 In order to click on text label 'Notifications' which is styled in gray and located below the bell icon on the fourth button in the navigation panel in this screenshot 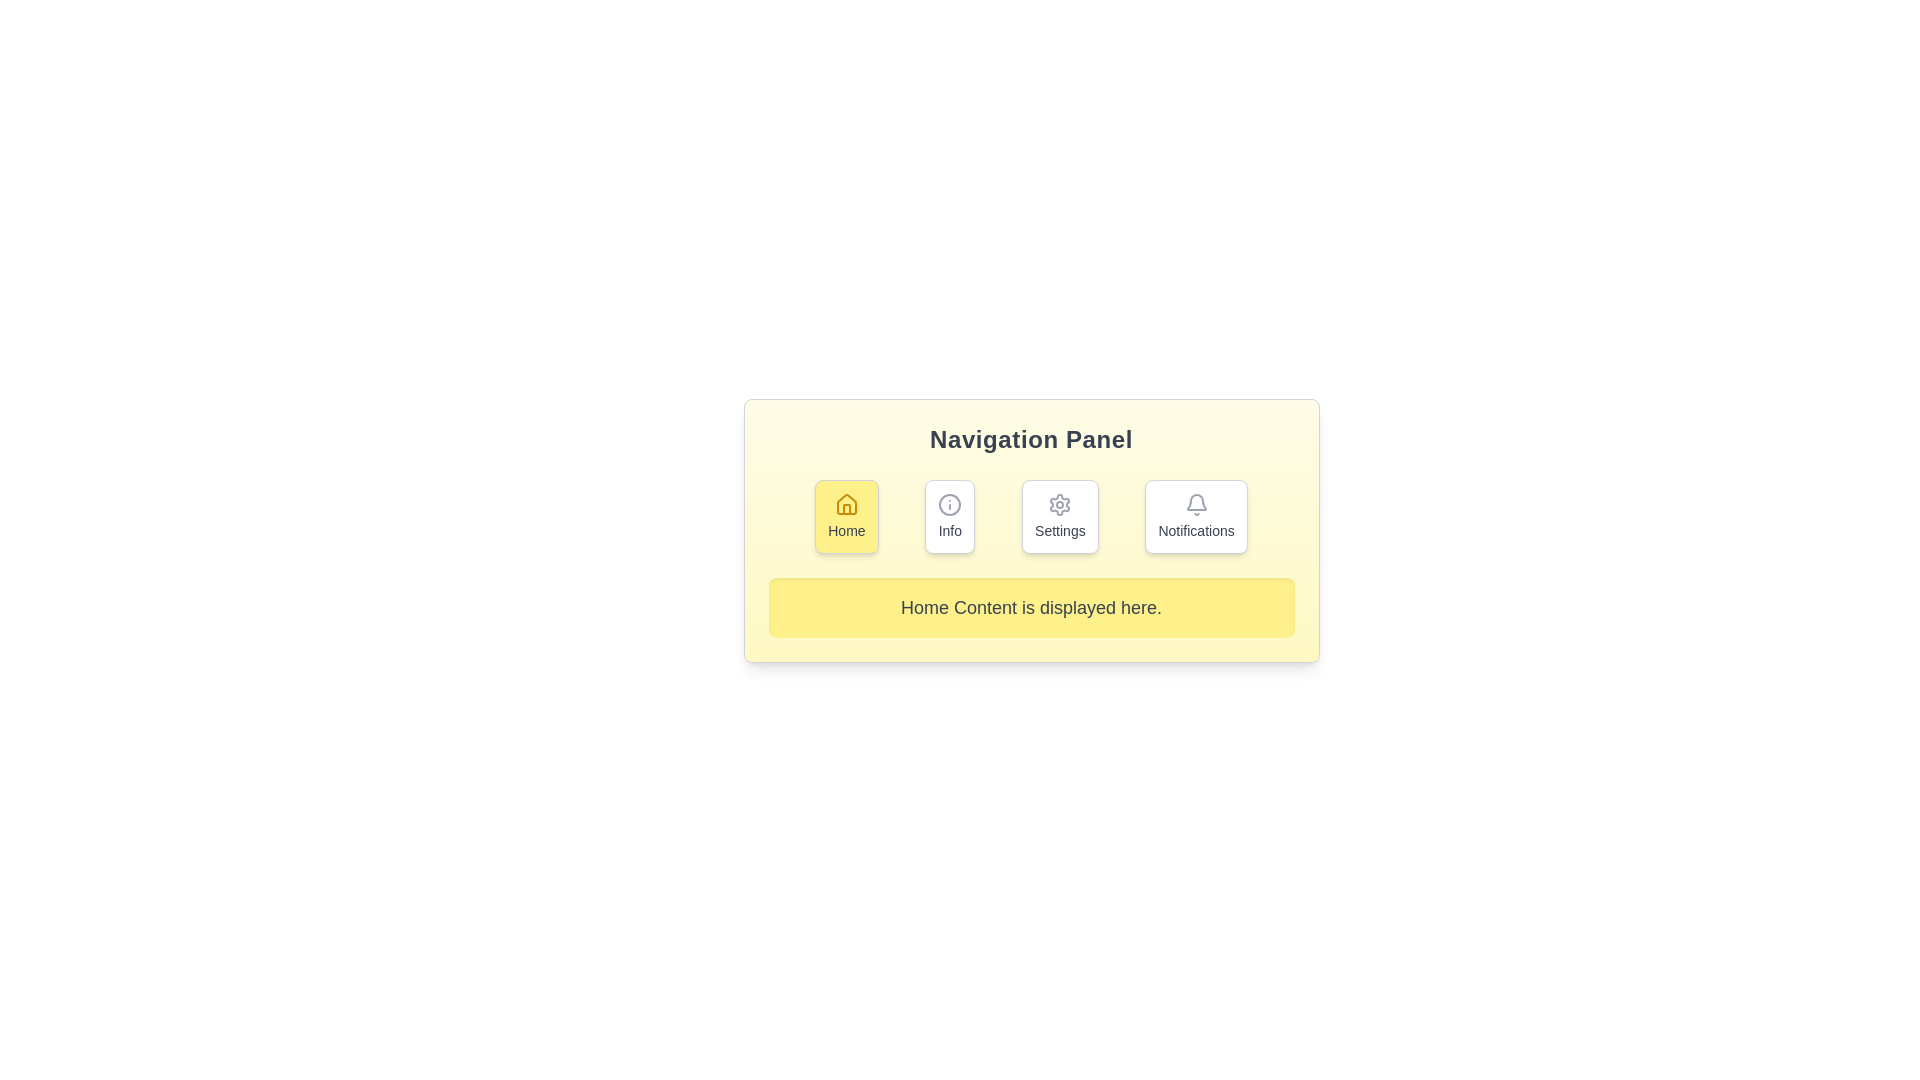, I will do `click(1196, 530)`.